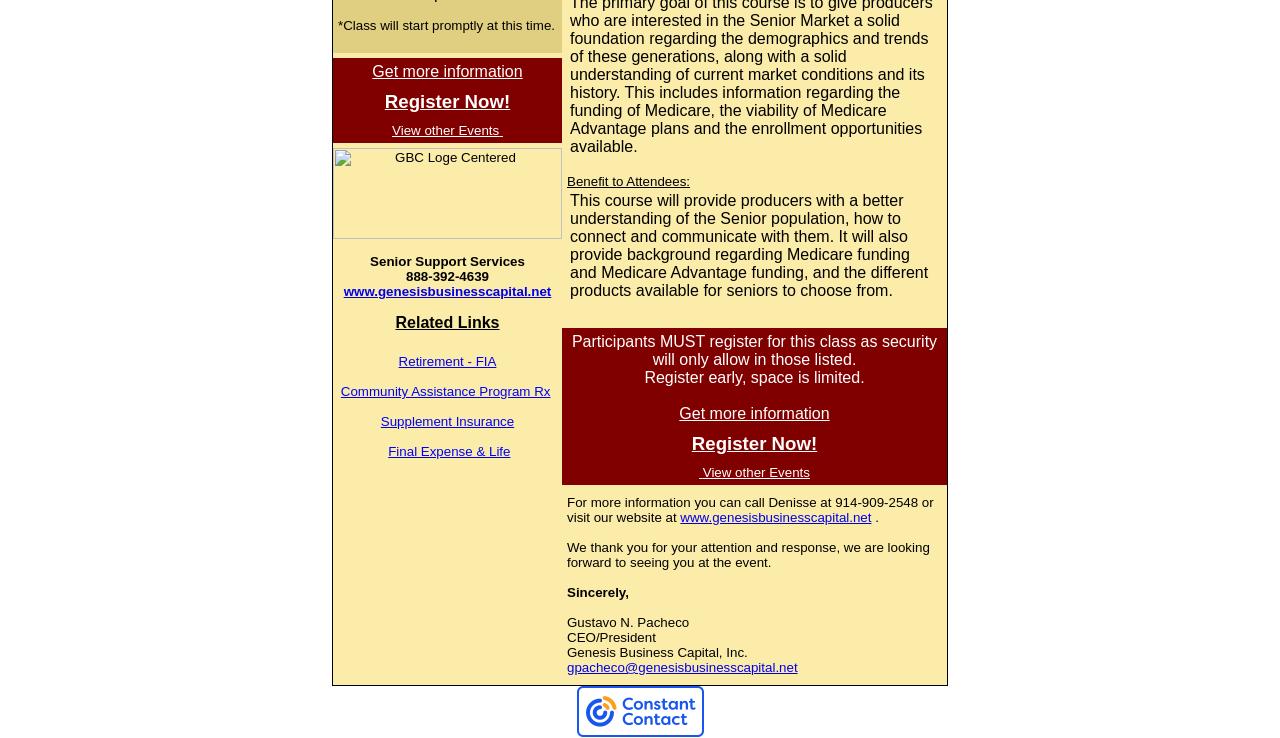  I want to click on 'Final Expense & Life', so click(448, 450).